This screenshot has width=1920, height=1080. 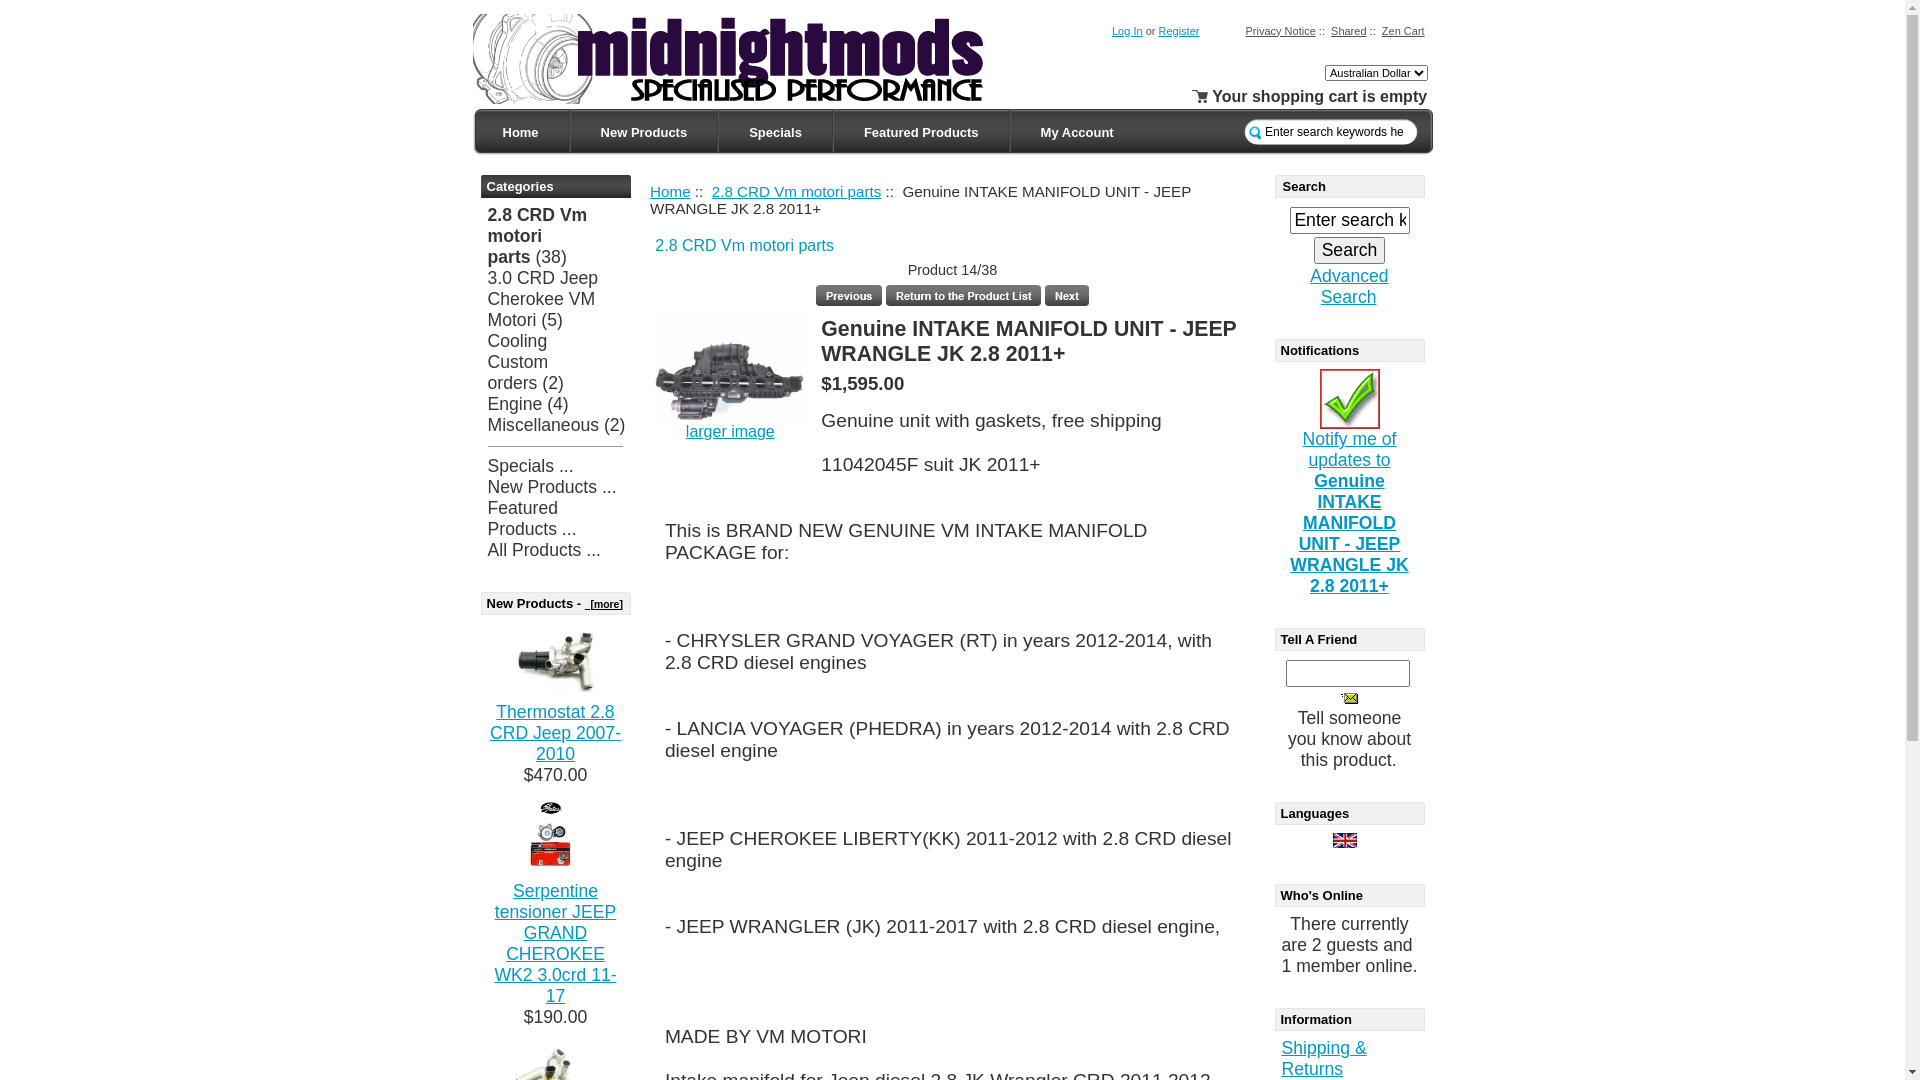 I want to click on 'New Products ...', so click(x=552, y=486).